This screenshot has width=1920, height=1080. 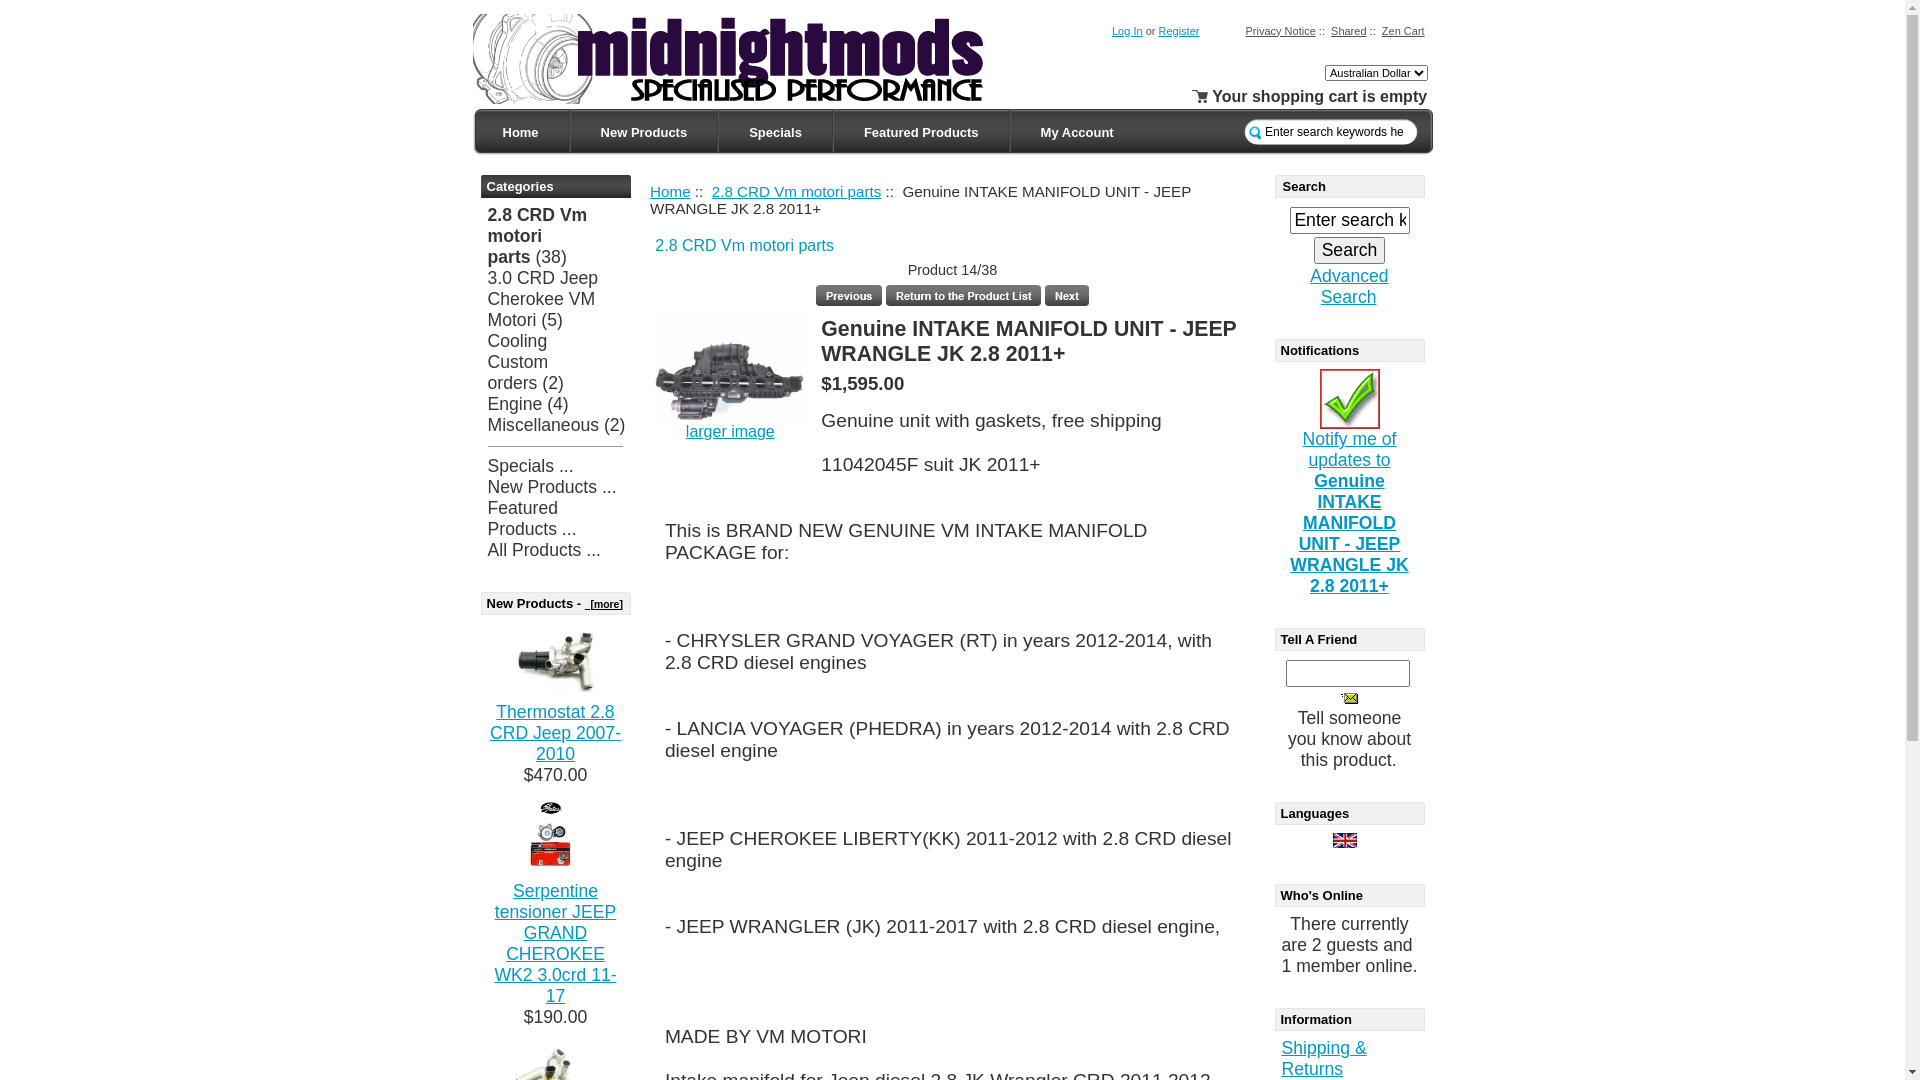 I want to click on 'New Products ...', so click(x=552, y=486).